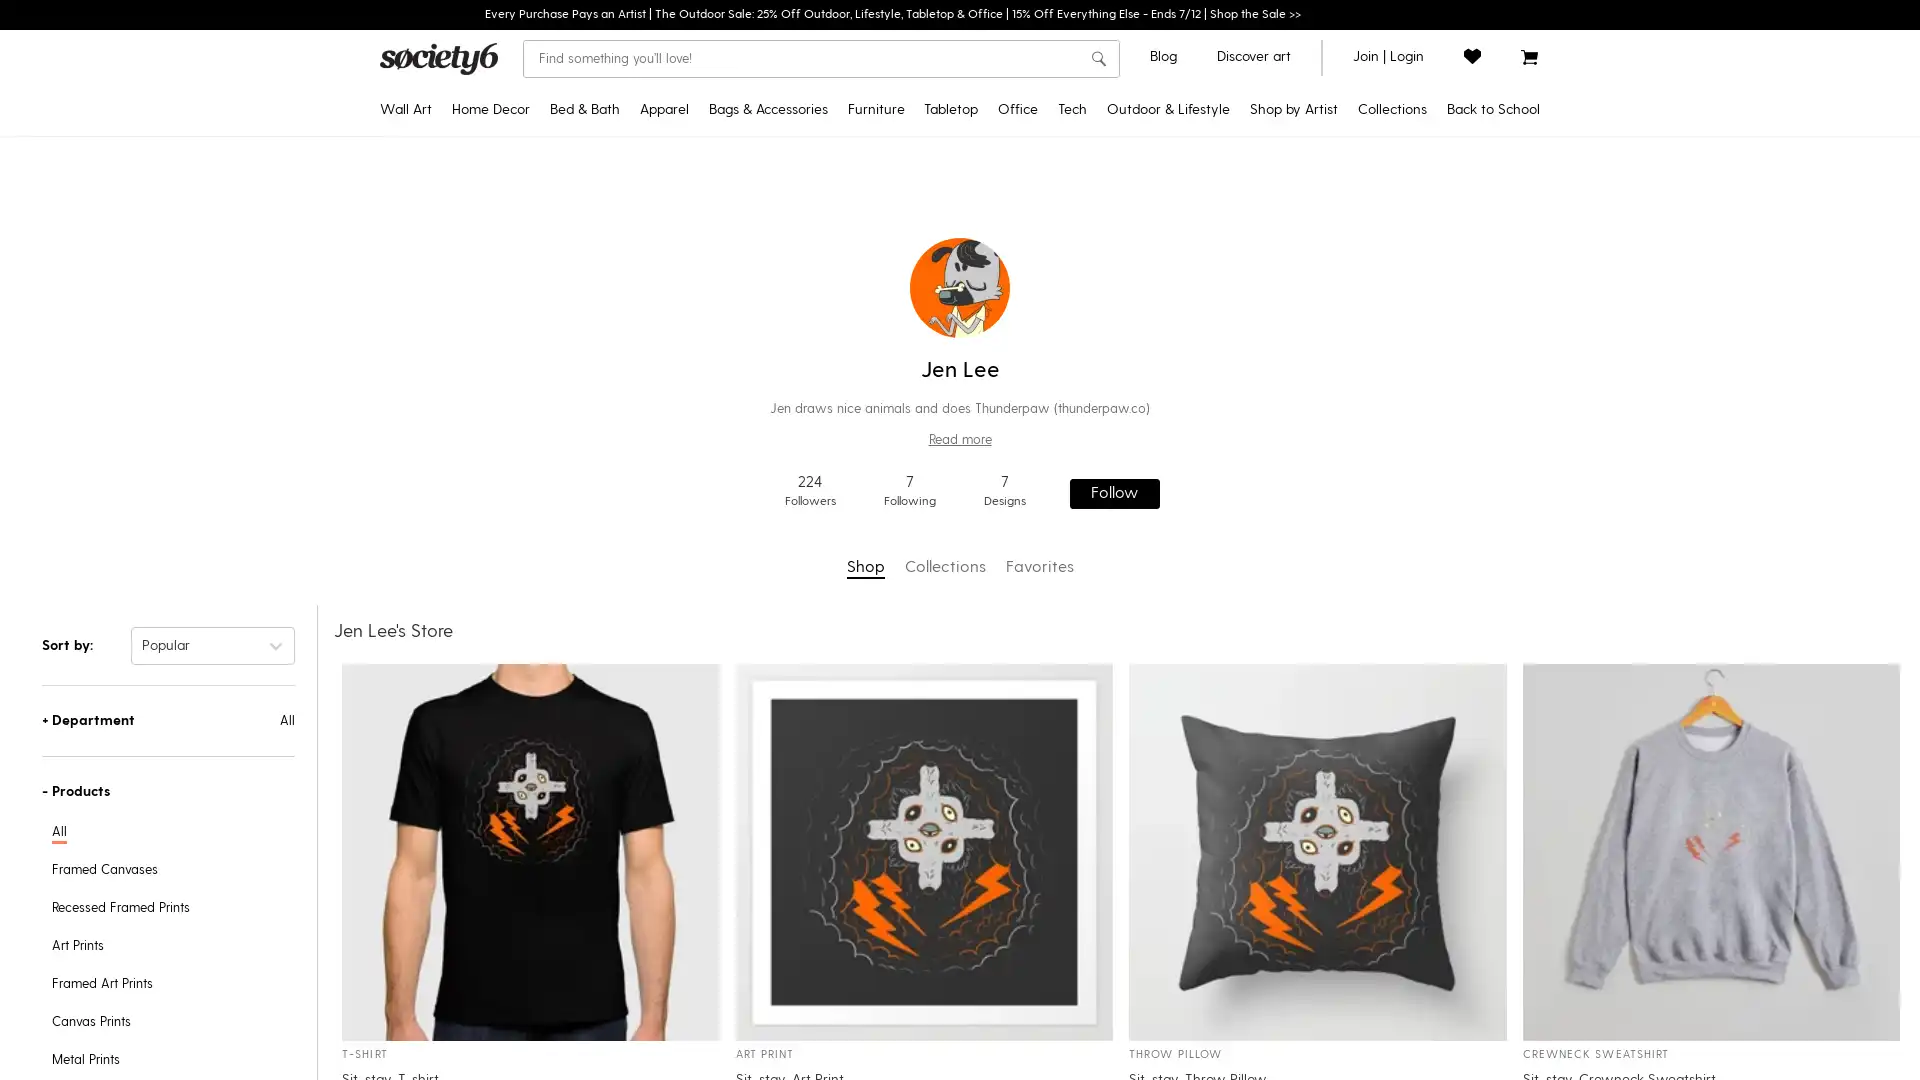 The width and height of the screenshot is (1920, 1080). I want to click on Pillow Shams, so click(627, 224).